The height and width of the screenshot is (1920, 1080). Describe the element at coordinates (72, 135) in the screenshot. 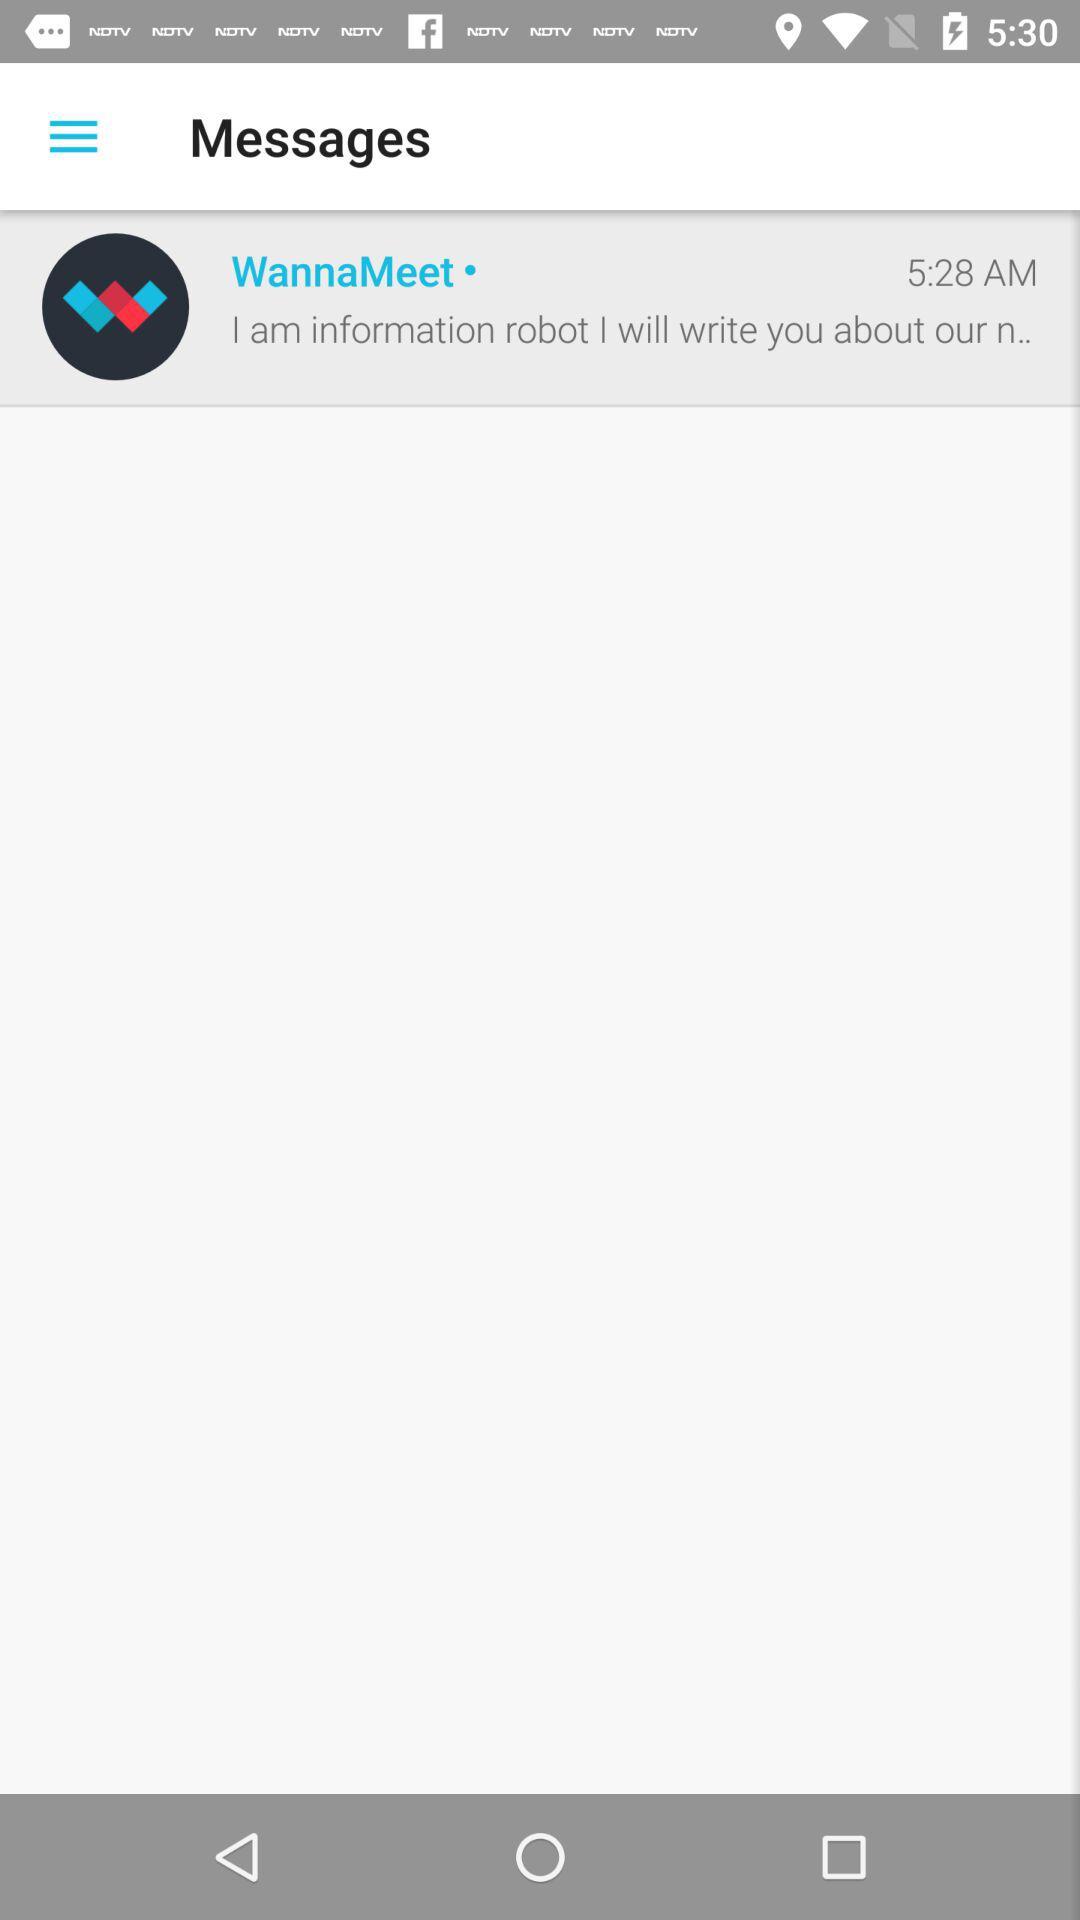

I see `menu` at that location.